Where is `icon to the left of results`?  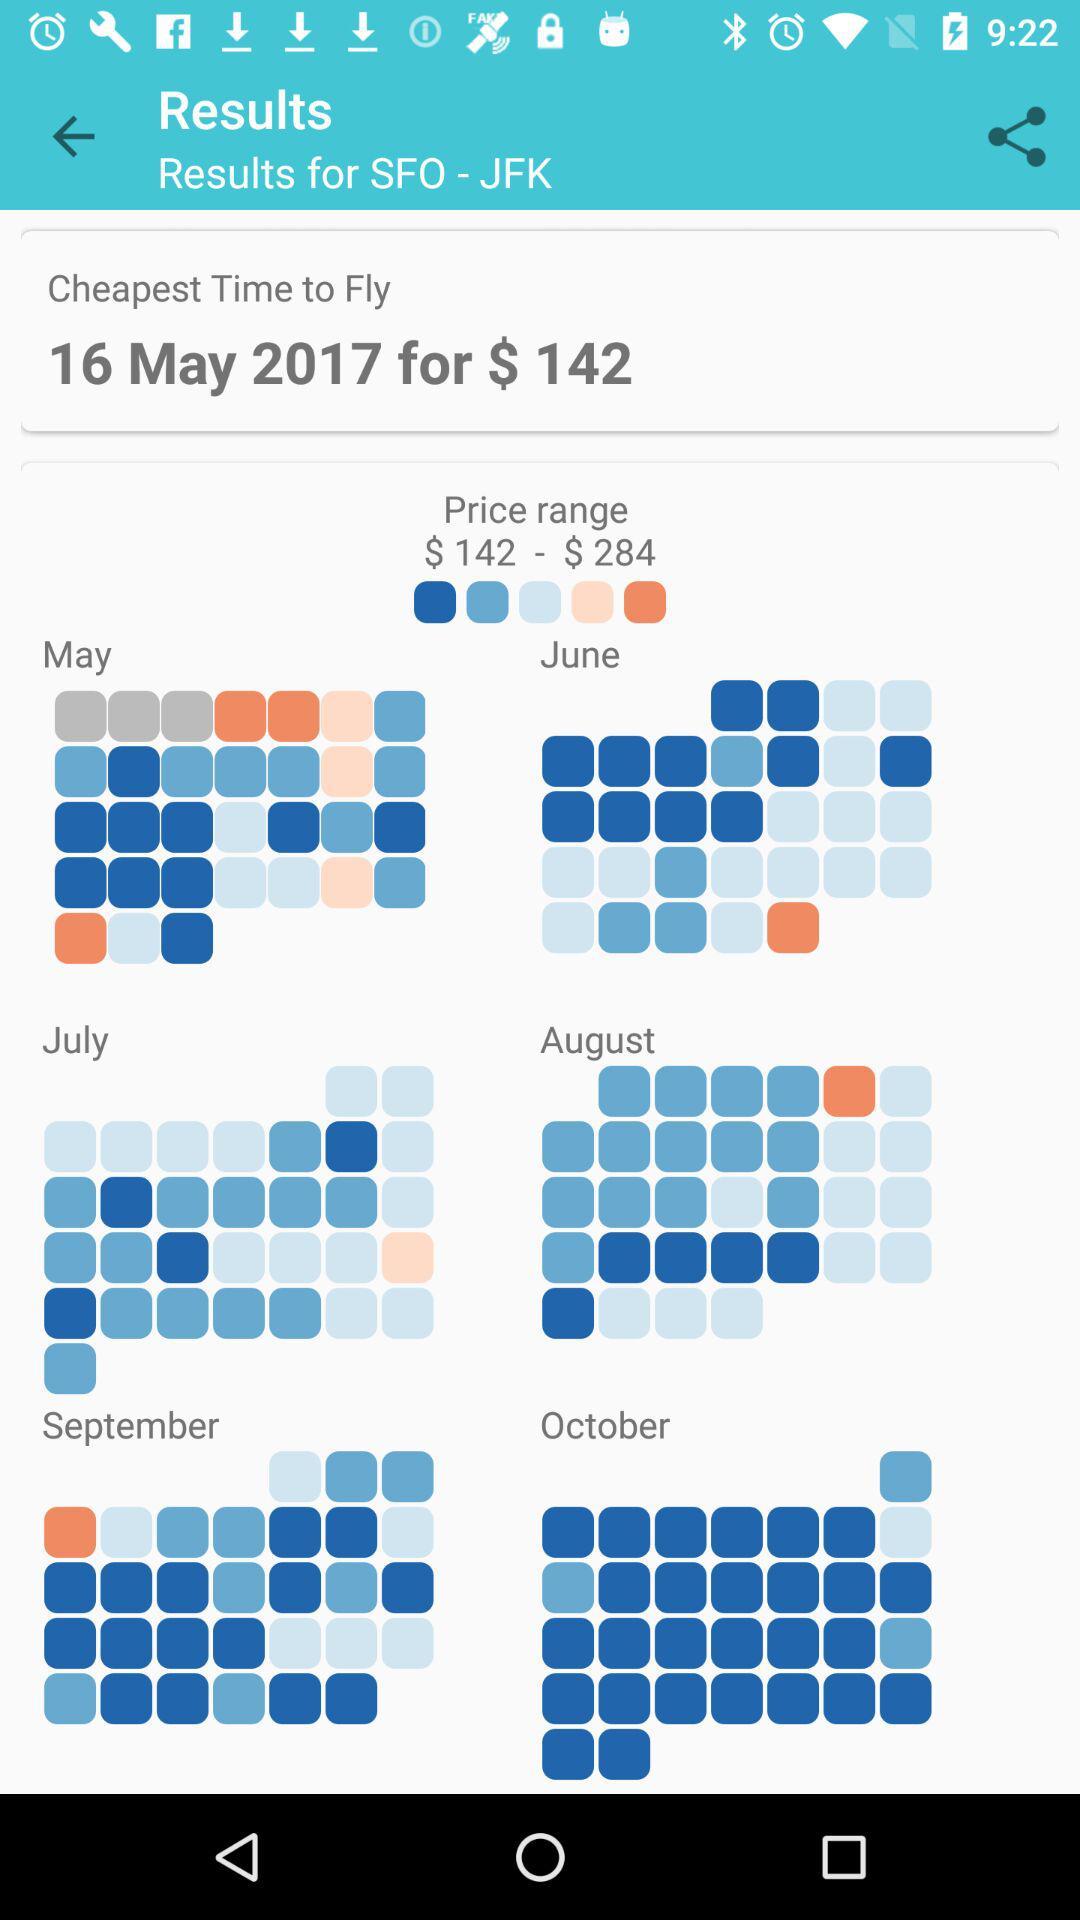 icon to the left of results is located at coordinates (72, 135).